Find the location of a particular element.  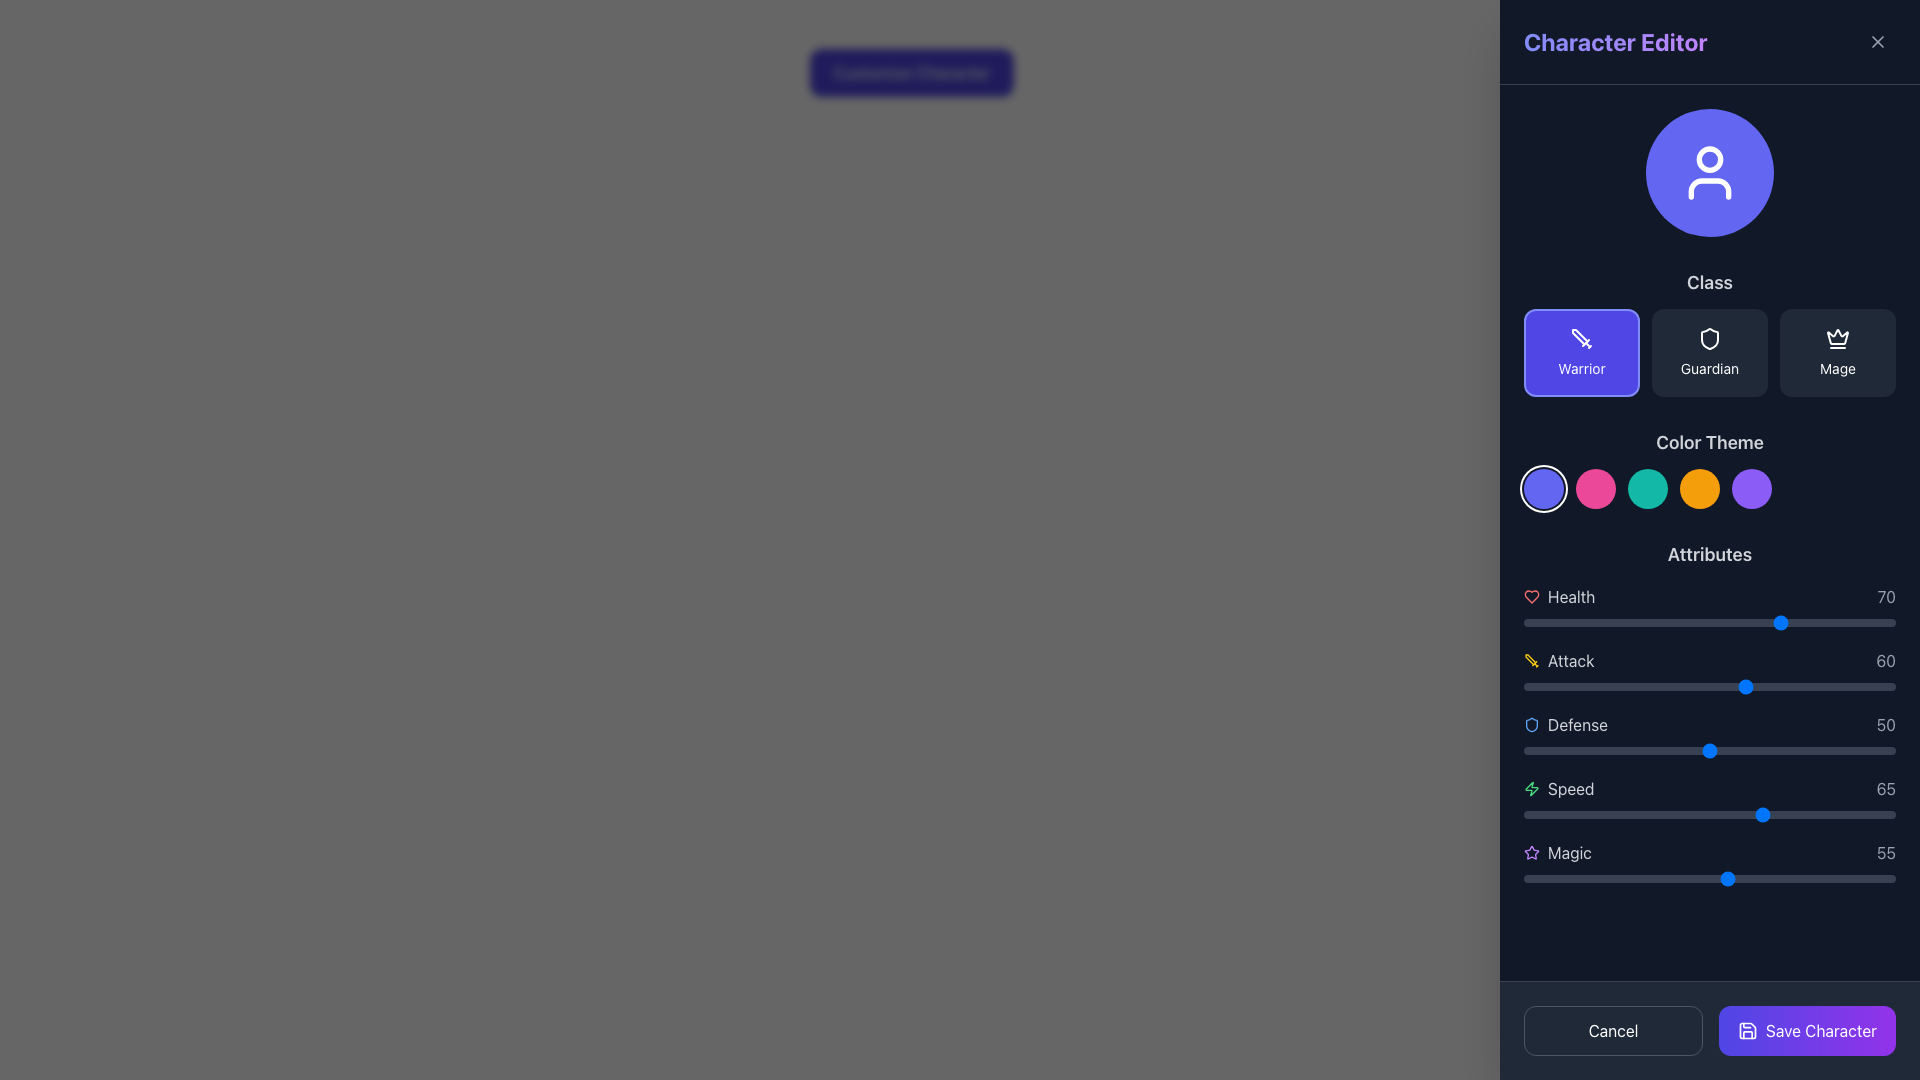

the interactive color selection circle located in the right-side panel under the 'Color Theme' header is located at coordinates (1708, 489).